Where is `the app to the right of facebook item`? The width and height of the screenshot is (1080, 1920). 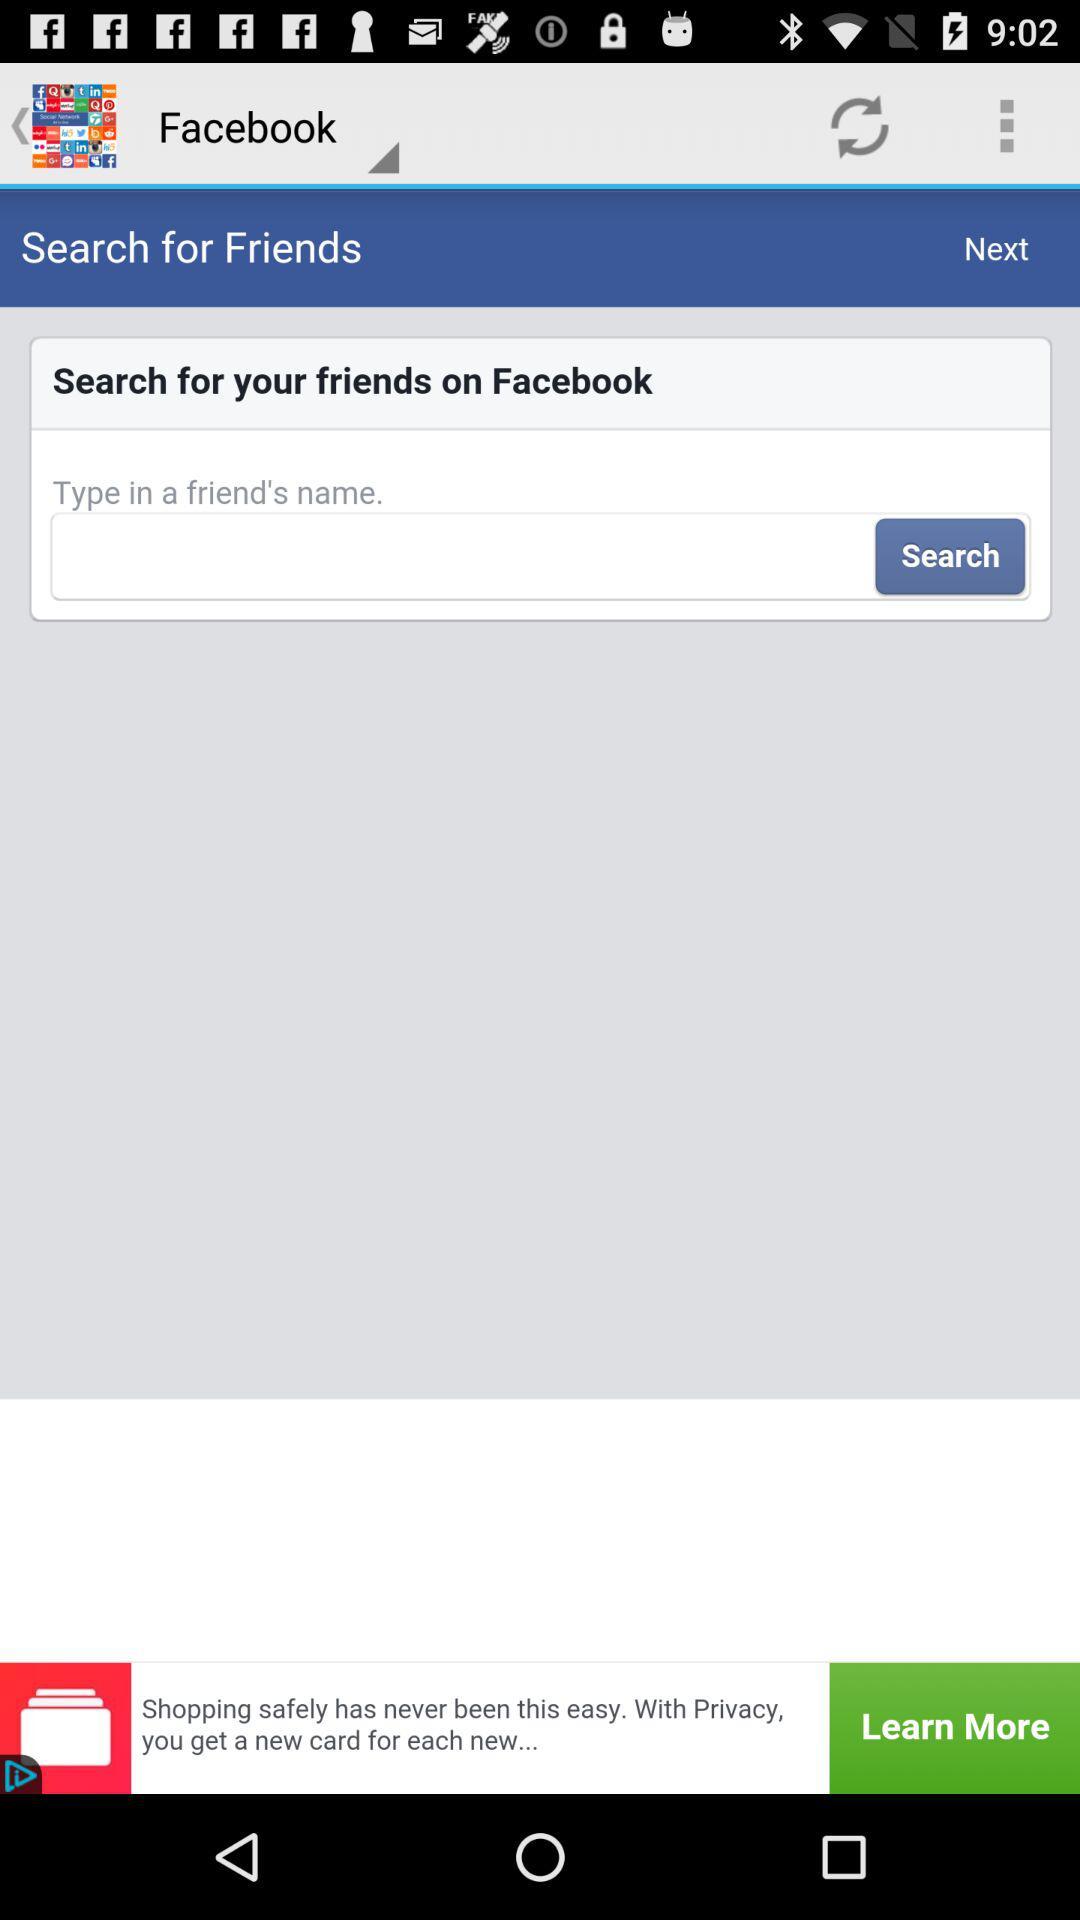
the app to the right of facebook item is located at coordinates (858, 124).